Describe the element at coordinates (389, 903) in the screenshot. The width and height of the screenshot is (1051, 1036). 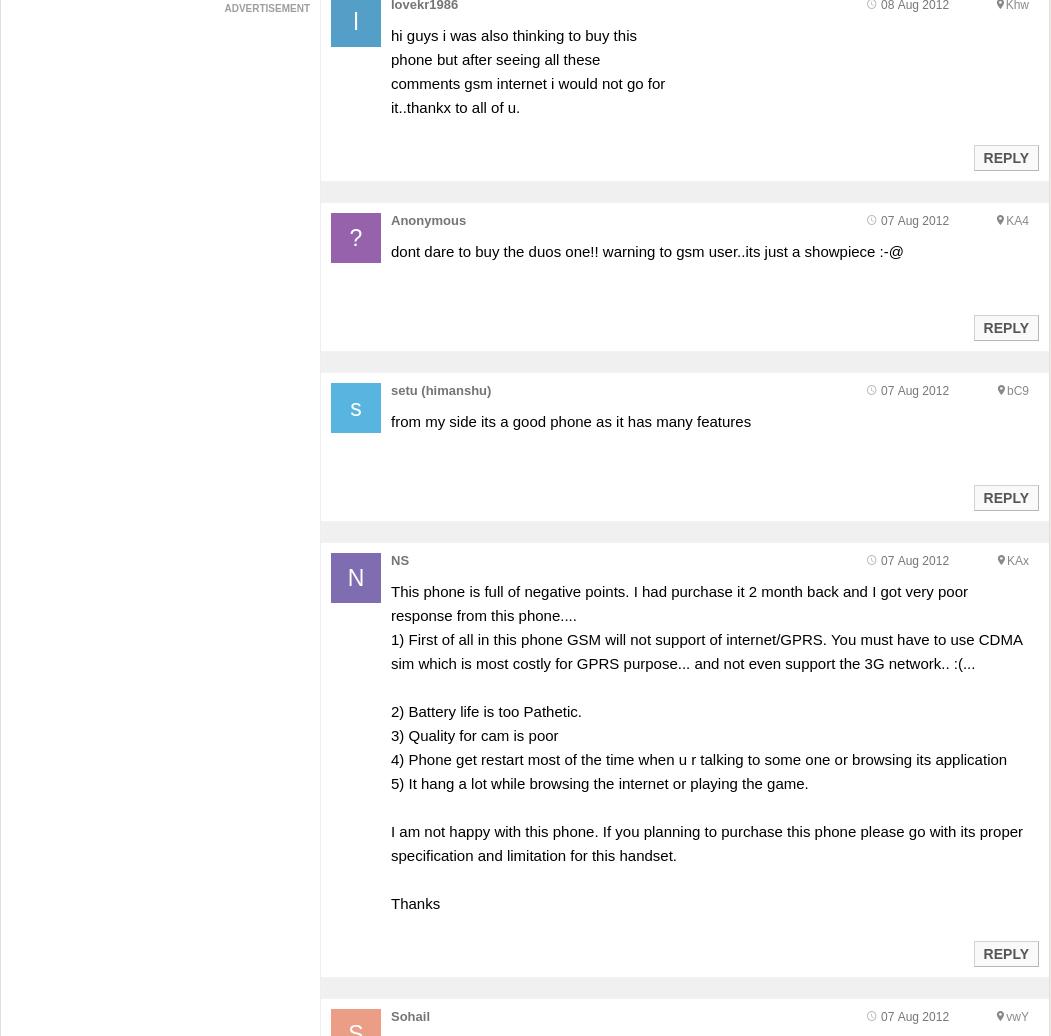
I see `'Thanks'` at that location.